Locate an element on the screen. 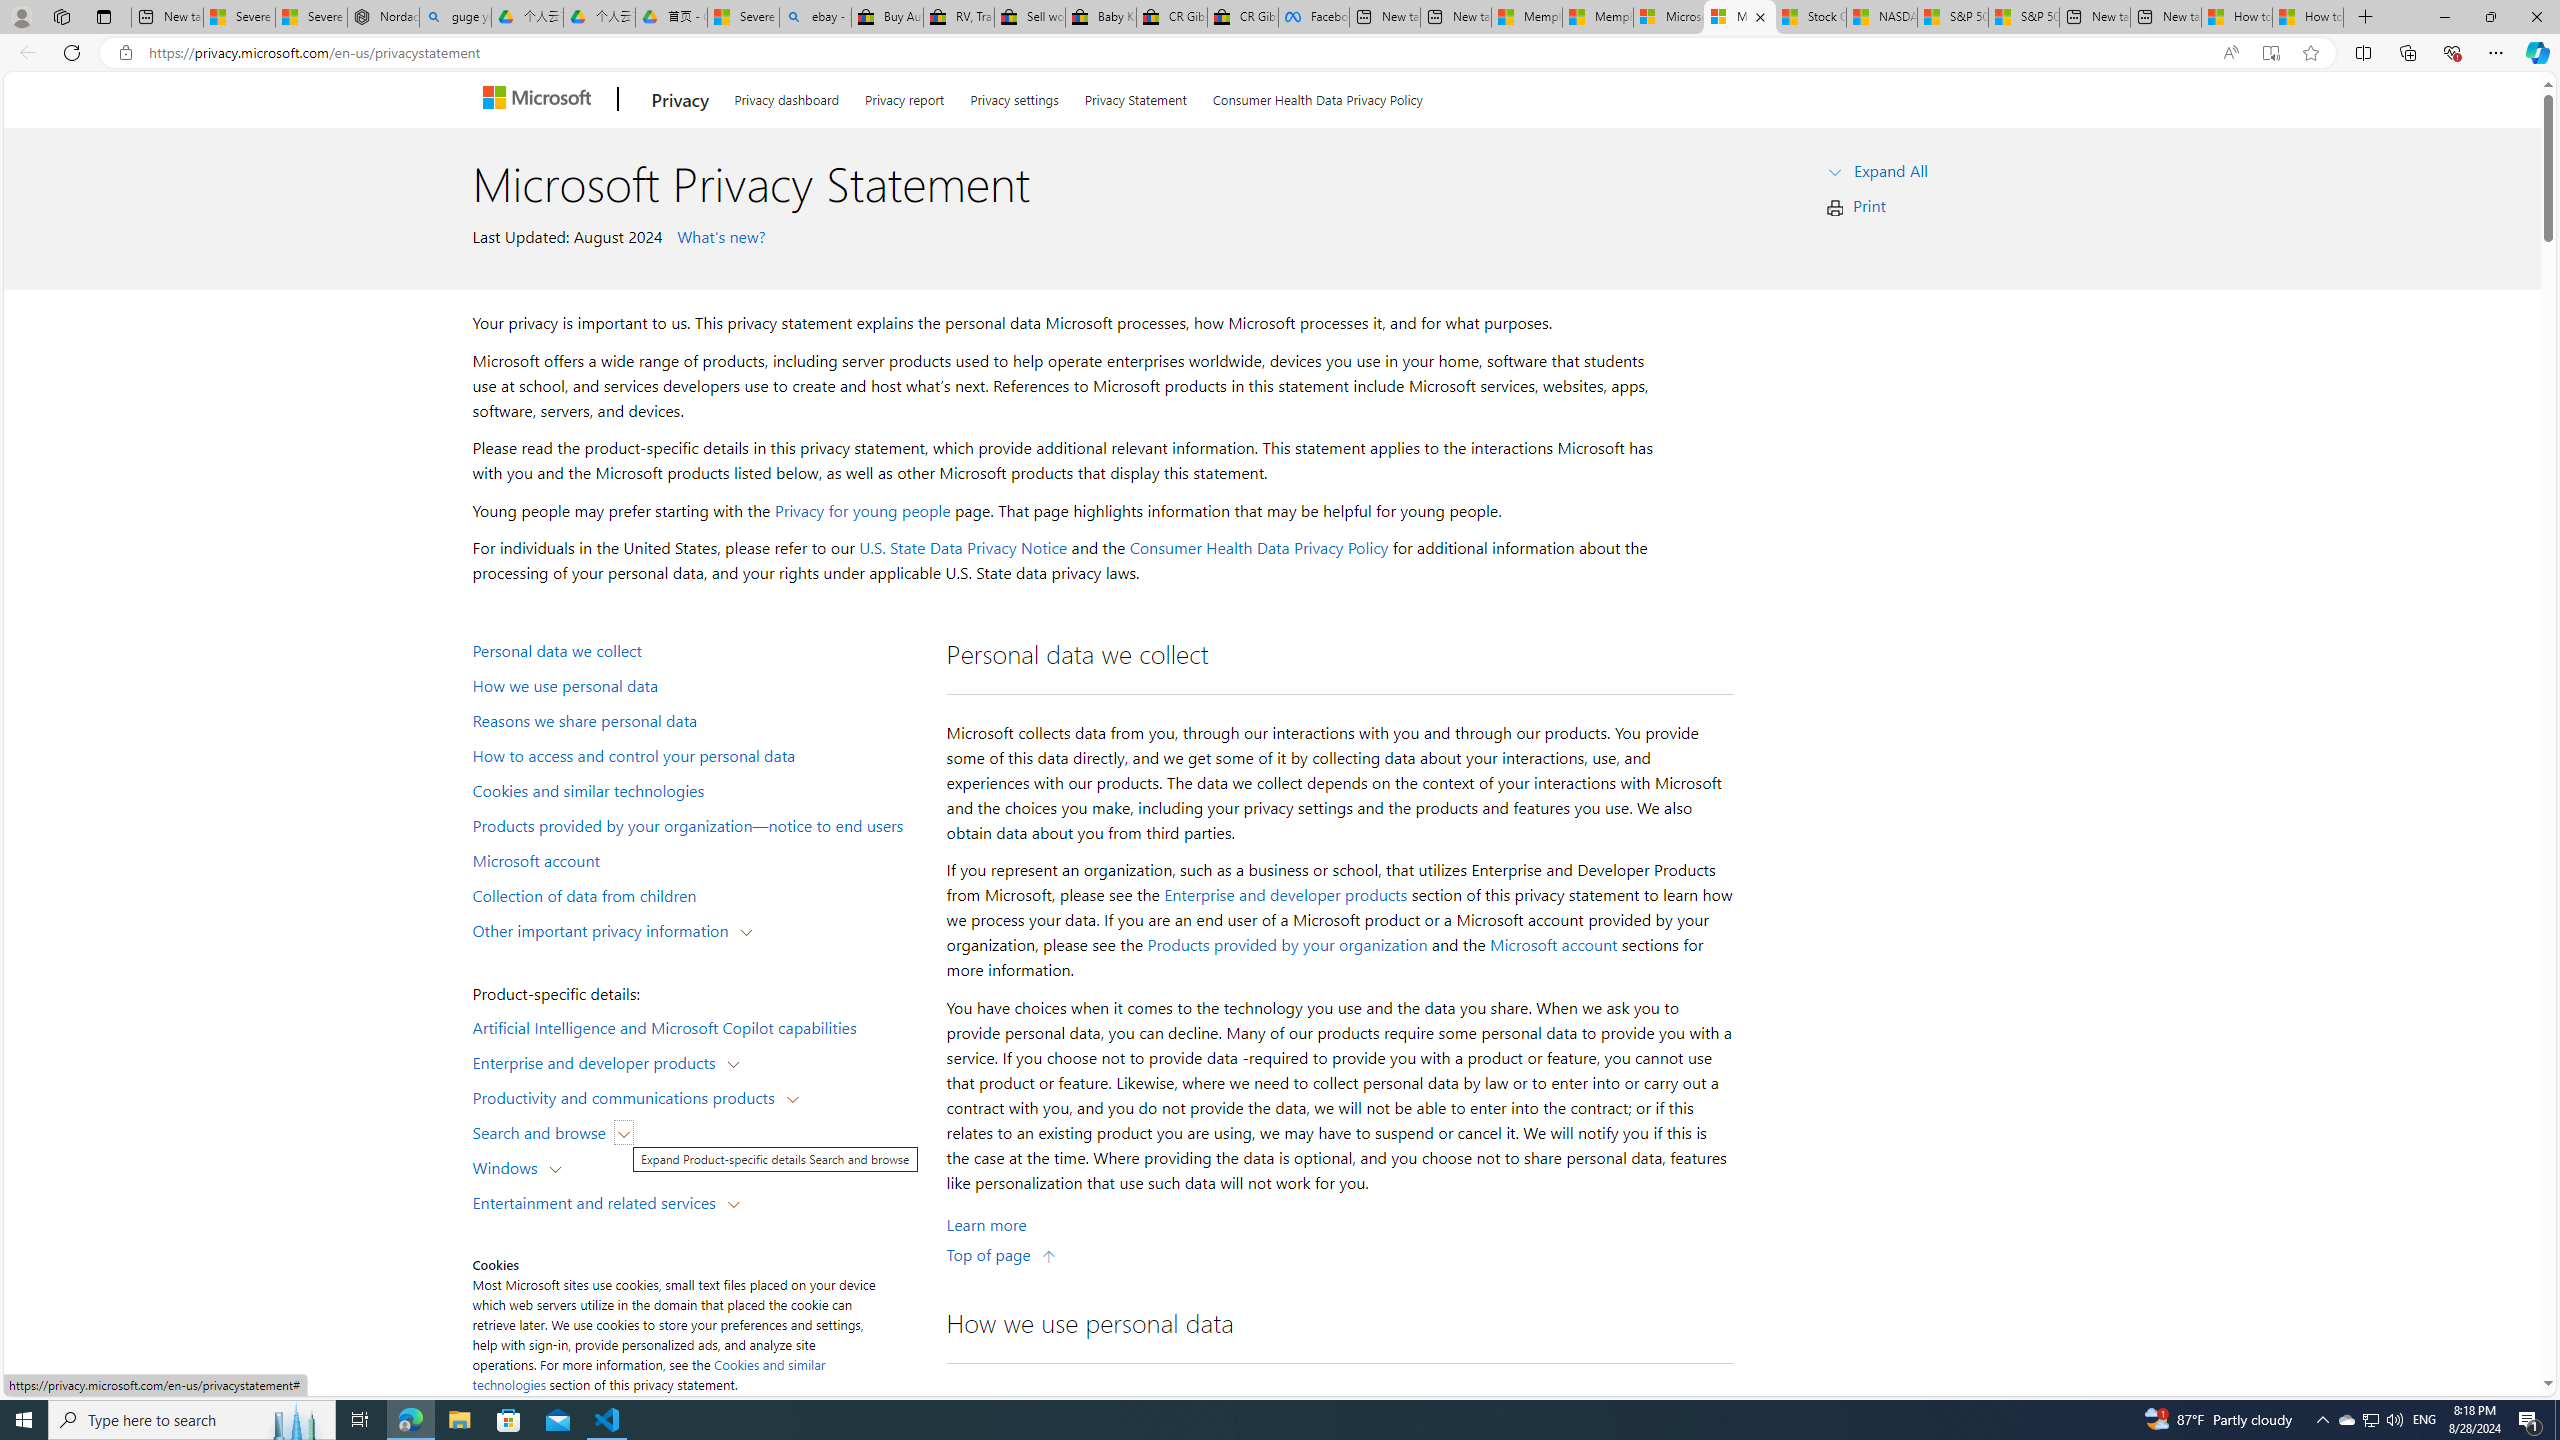 Image resolution: width=2560 pixels, height=1440 pixels. 'How to Use a Monitor With Your Closed Laptop' is located at coordinates (2307, 16).